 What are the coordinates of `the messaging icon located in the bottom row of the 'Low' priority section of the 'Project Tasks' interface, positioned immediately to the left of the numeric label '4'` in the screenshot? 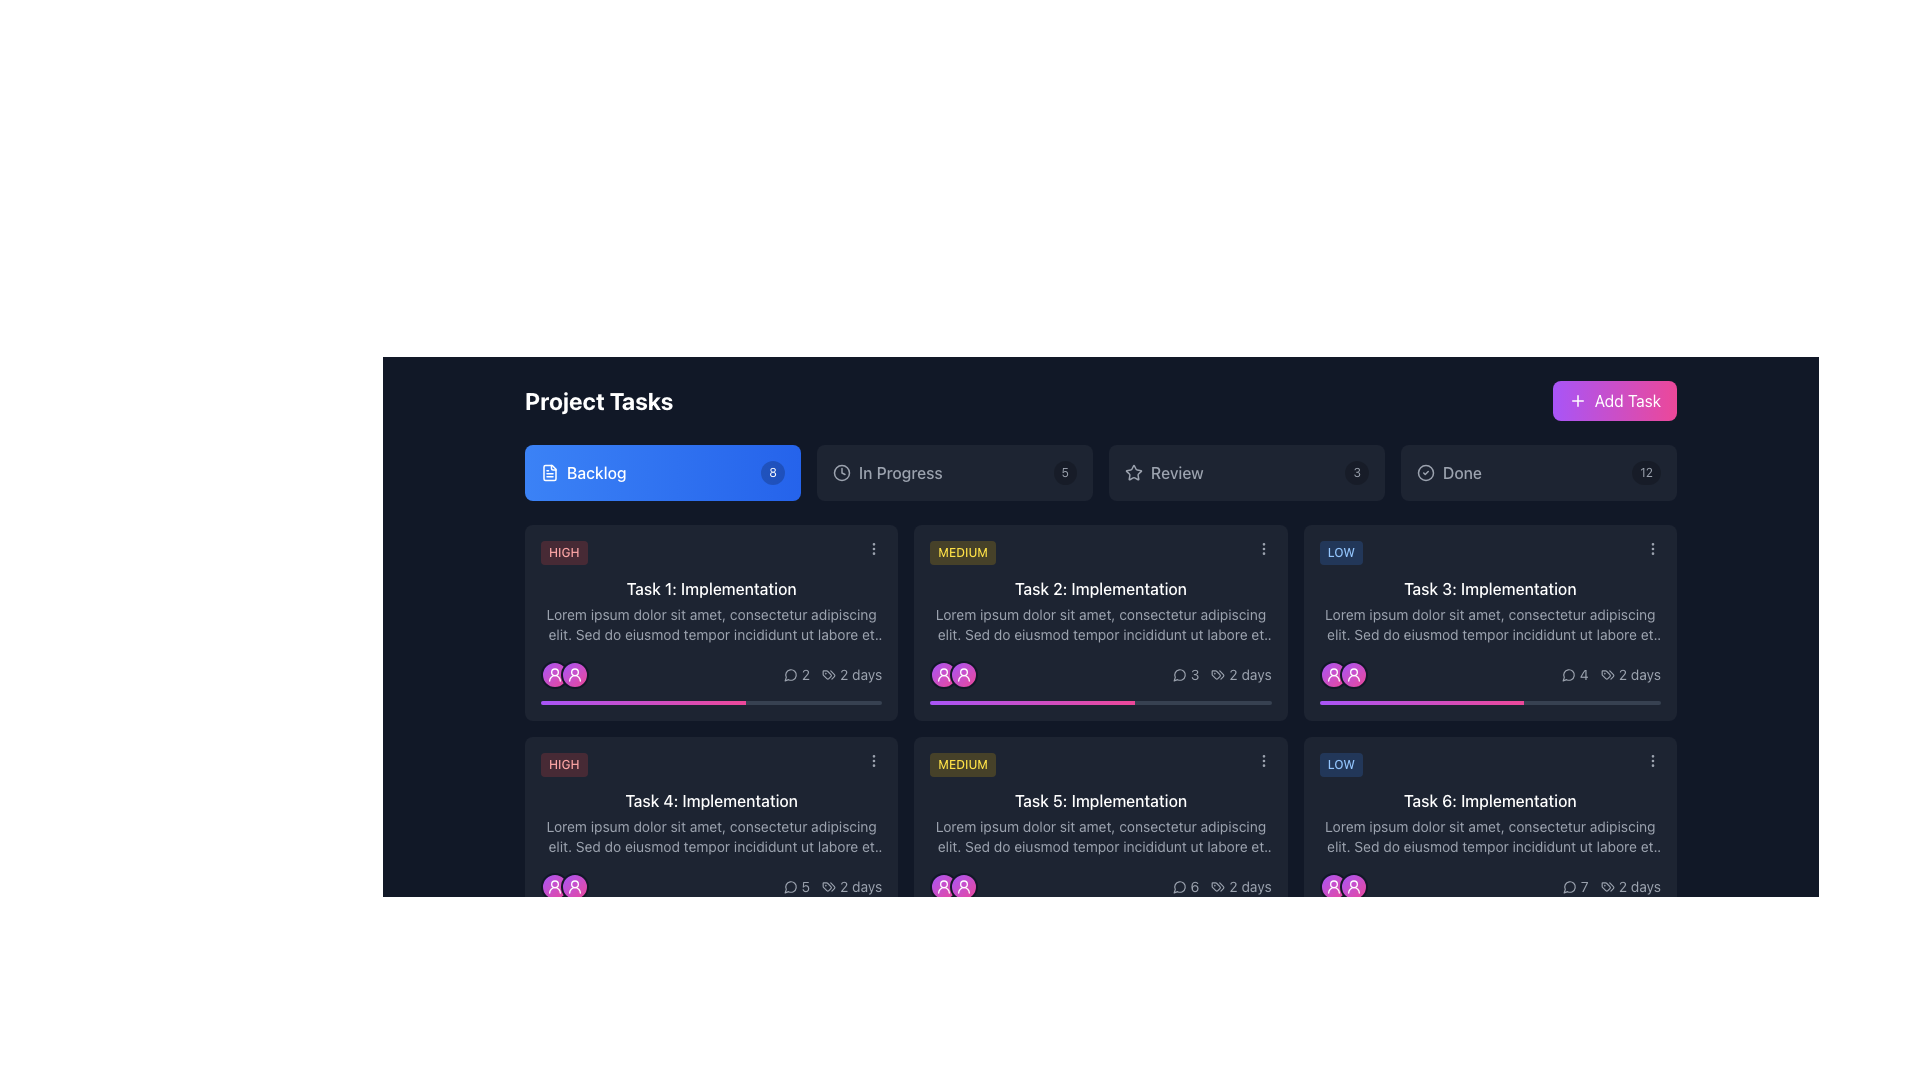 It's located at (1567, 675).